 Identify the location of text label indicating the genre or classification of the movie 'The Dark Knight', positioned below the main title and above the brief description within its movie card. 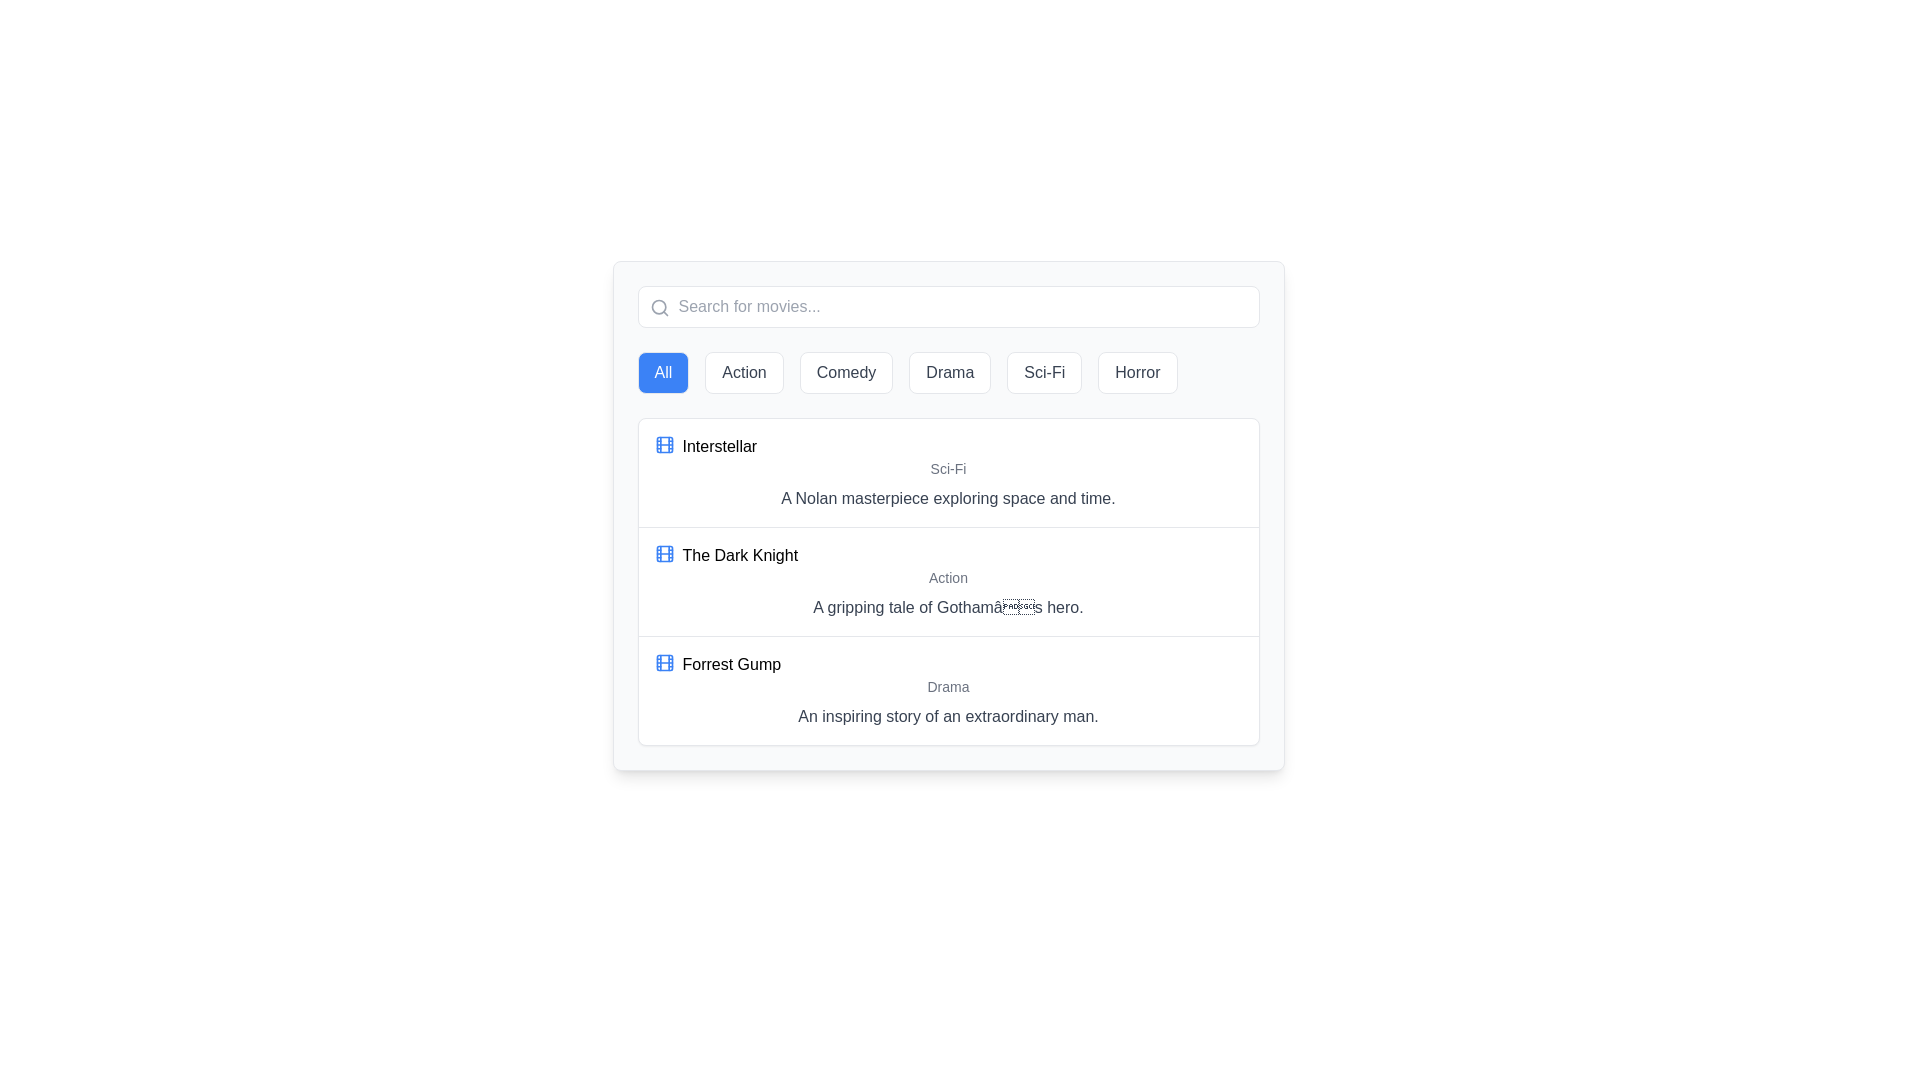
(947, 578).